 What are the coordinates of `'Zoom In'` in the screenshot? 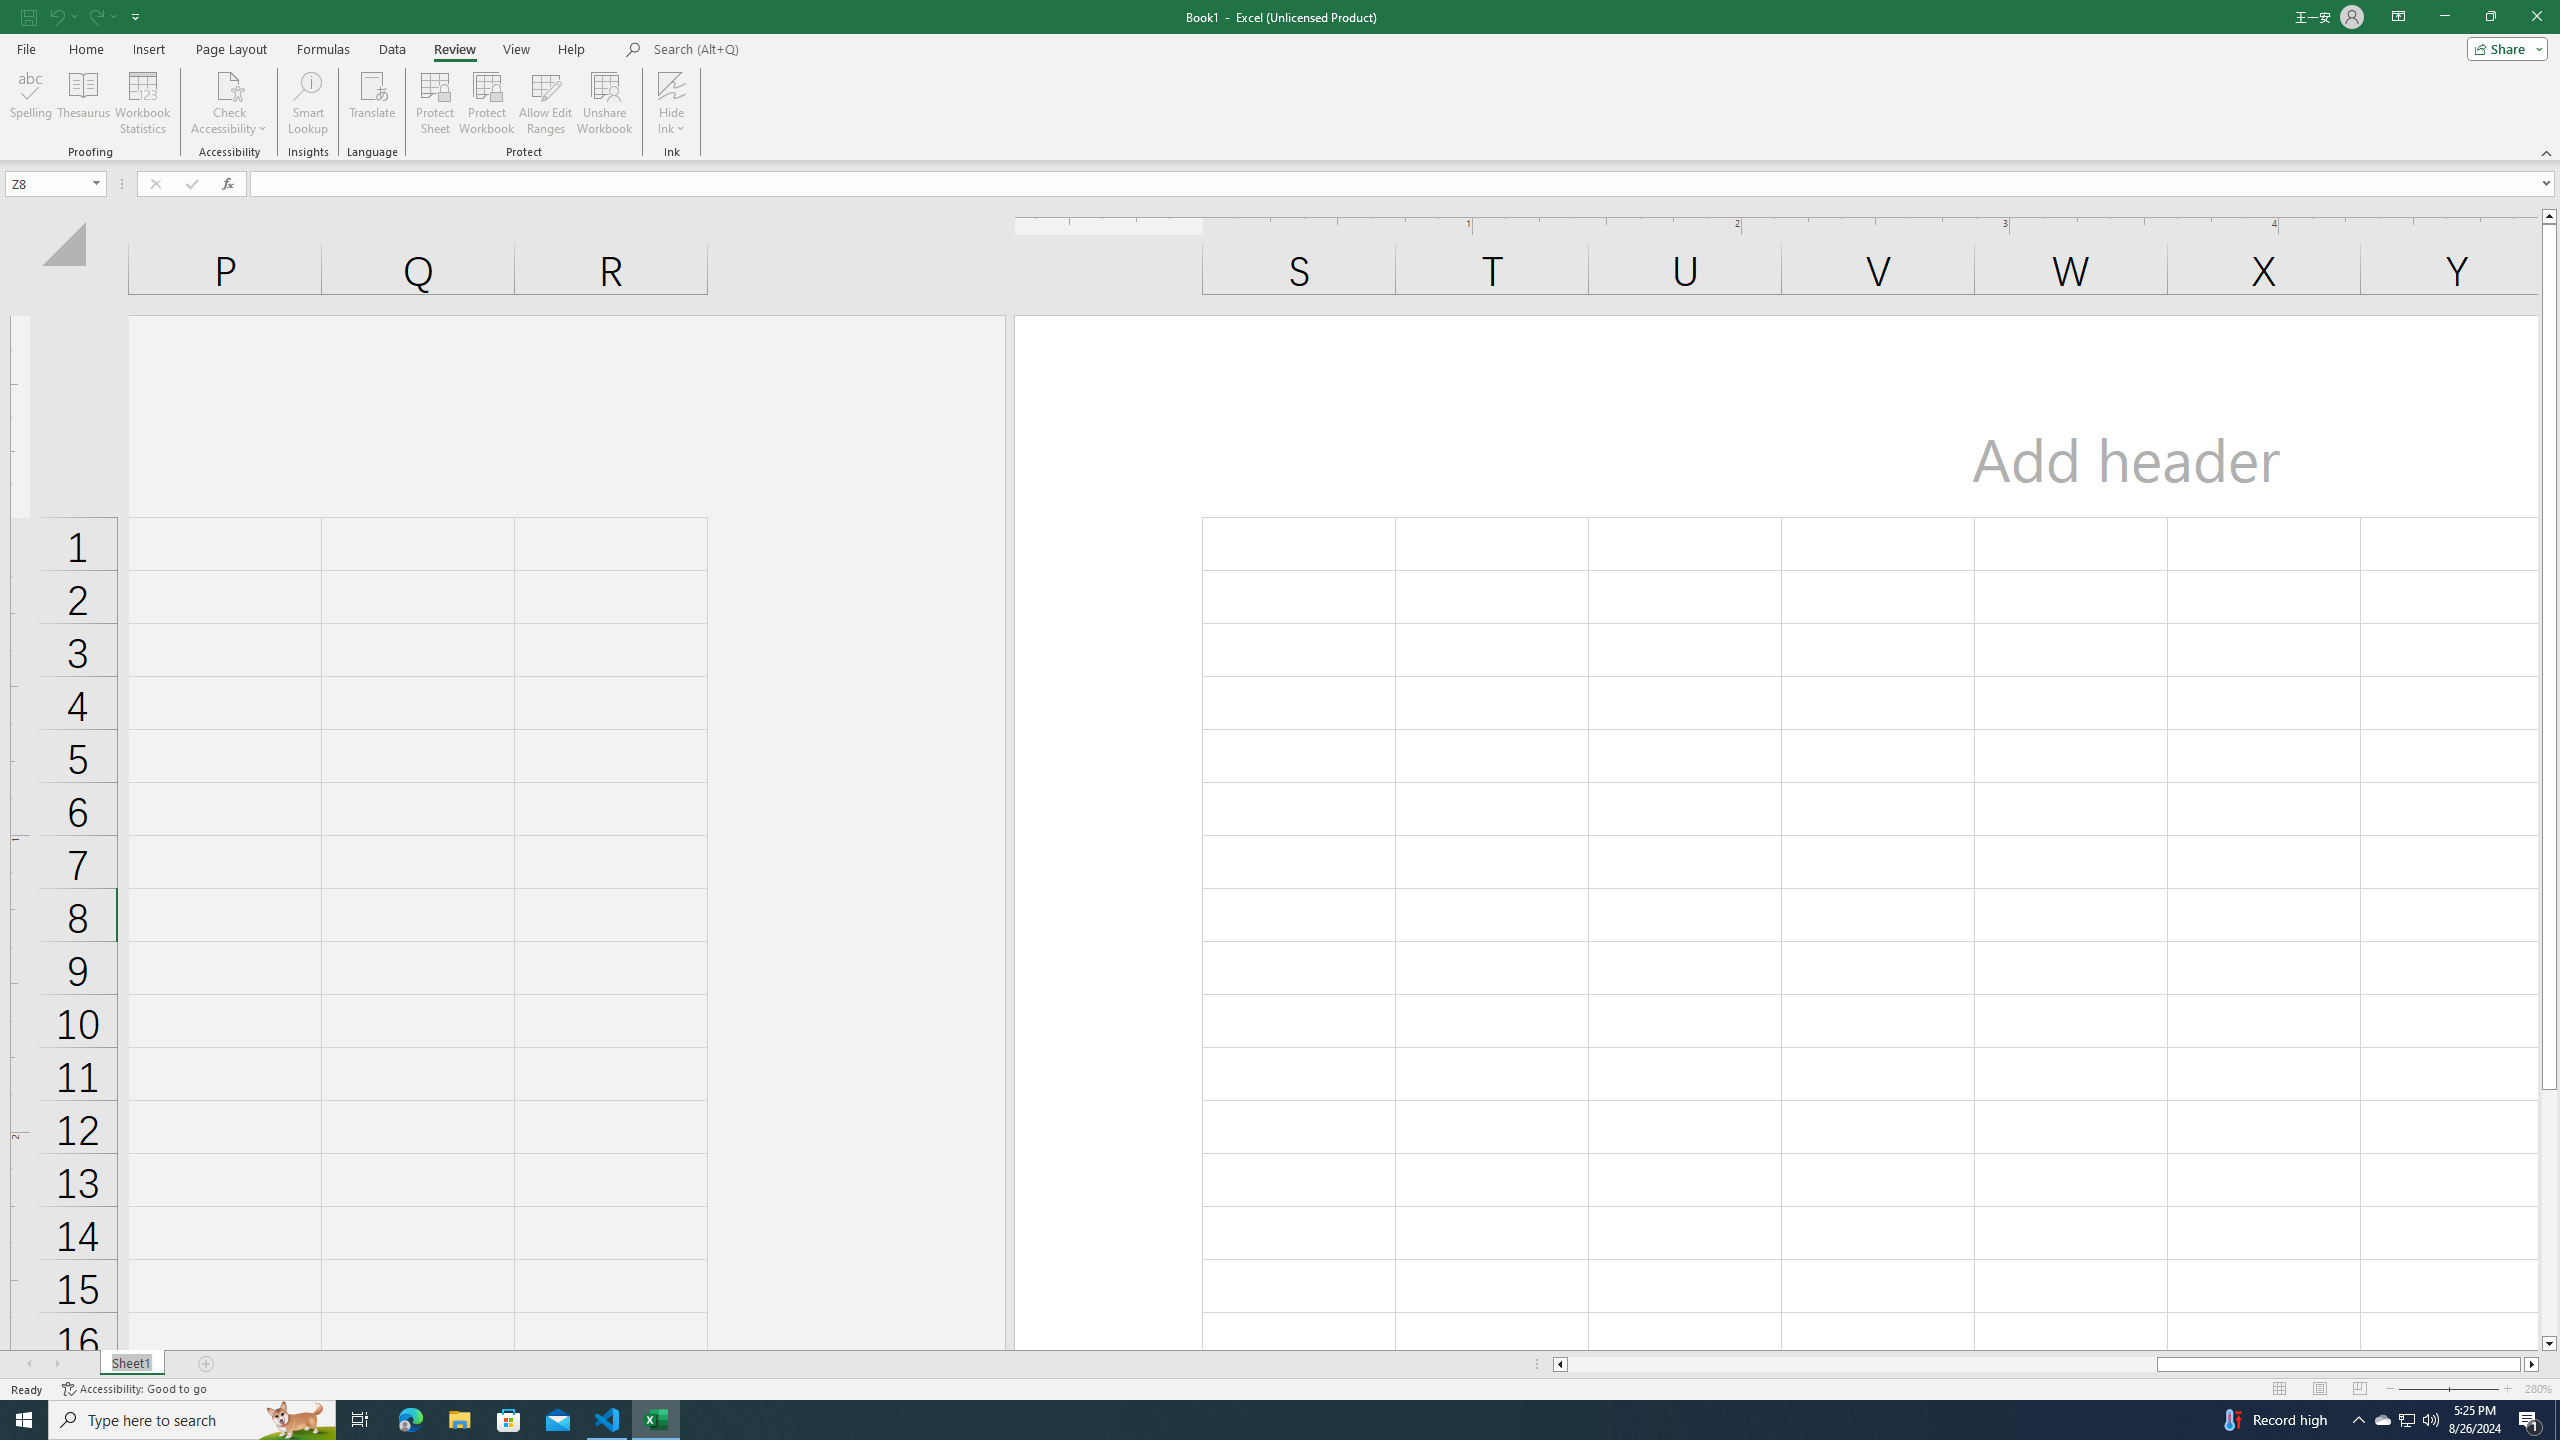 It's located at (2507, 1389).